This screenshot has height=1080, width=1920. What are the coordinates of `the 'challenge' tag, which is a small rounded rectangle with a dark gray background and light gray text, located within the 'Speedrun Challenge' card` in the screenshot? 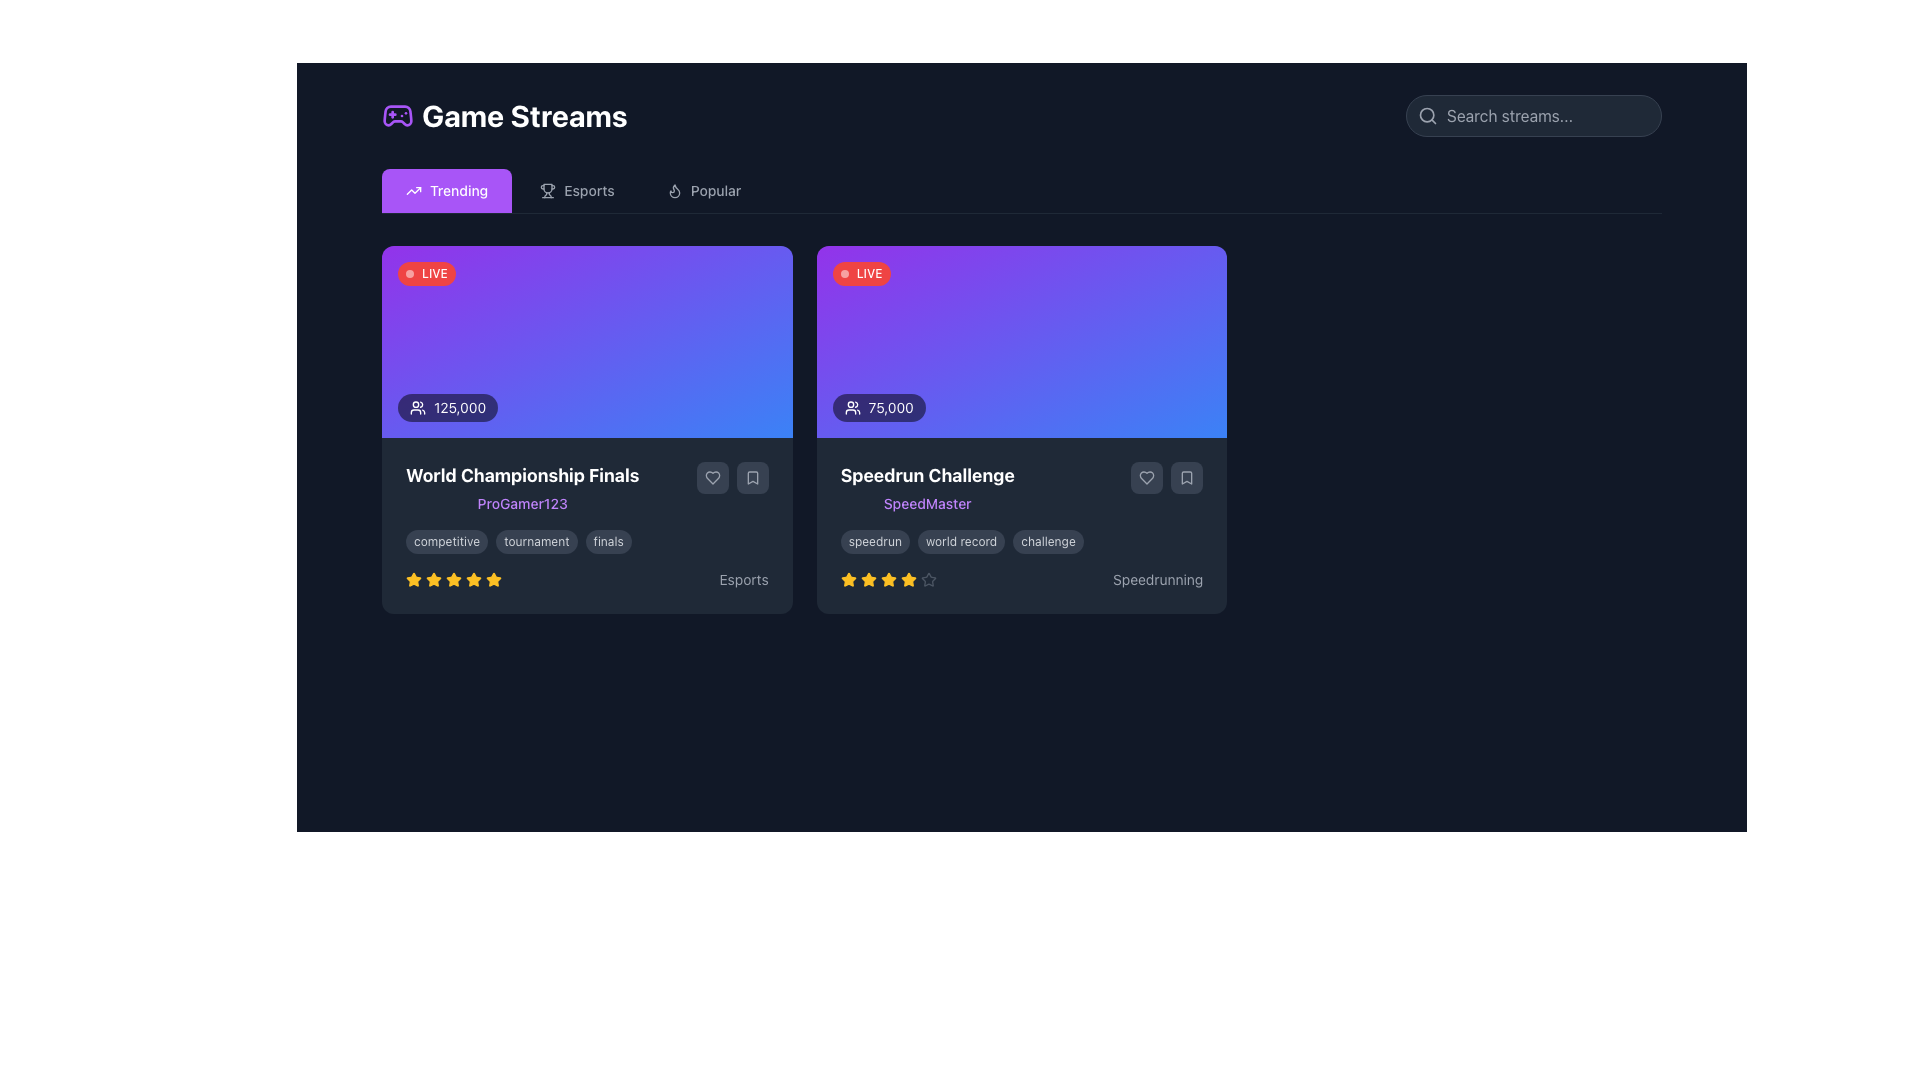 It's located at (1047, 542).